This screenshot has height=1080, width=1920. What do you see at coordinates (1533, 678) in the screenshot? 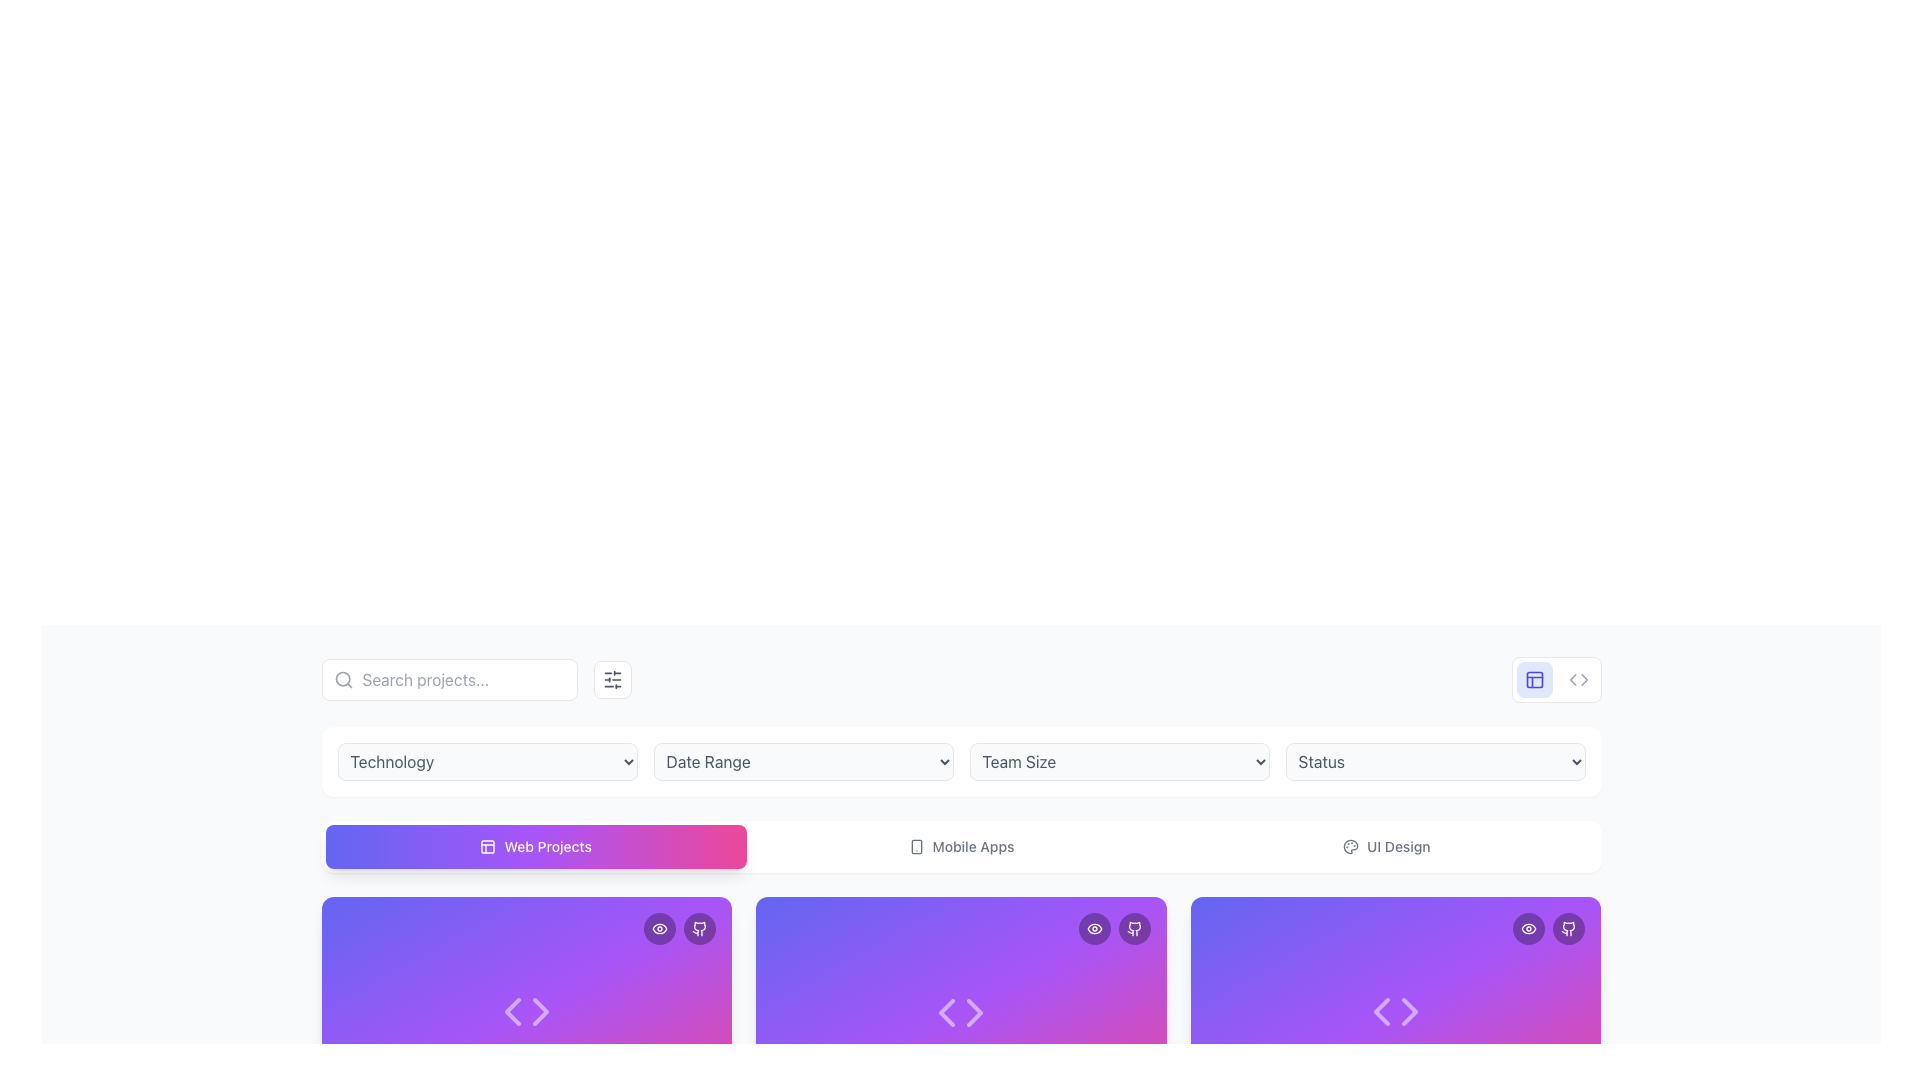
I see `the rectangular icon with rounded corners located in the top-right corner of the interface within the navigation or action toolbar` at bounding box center [1533, 678].